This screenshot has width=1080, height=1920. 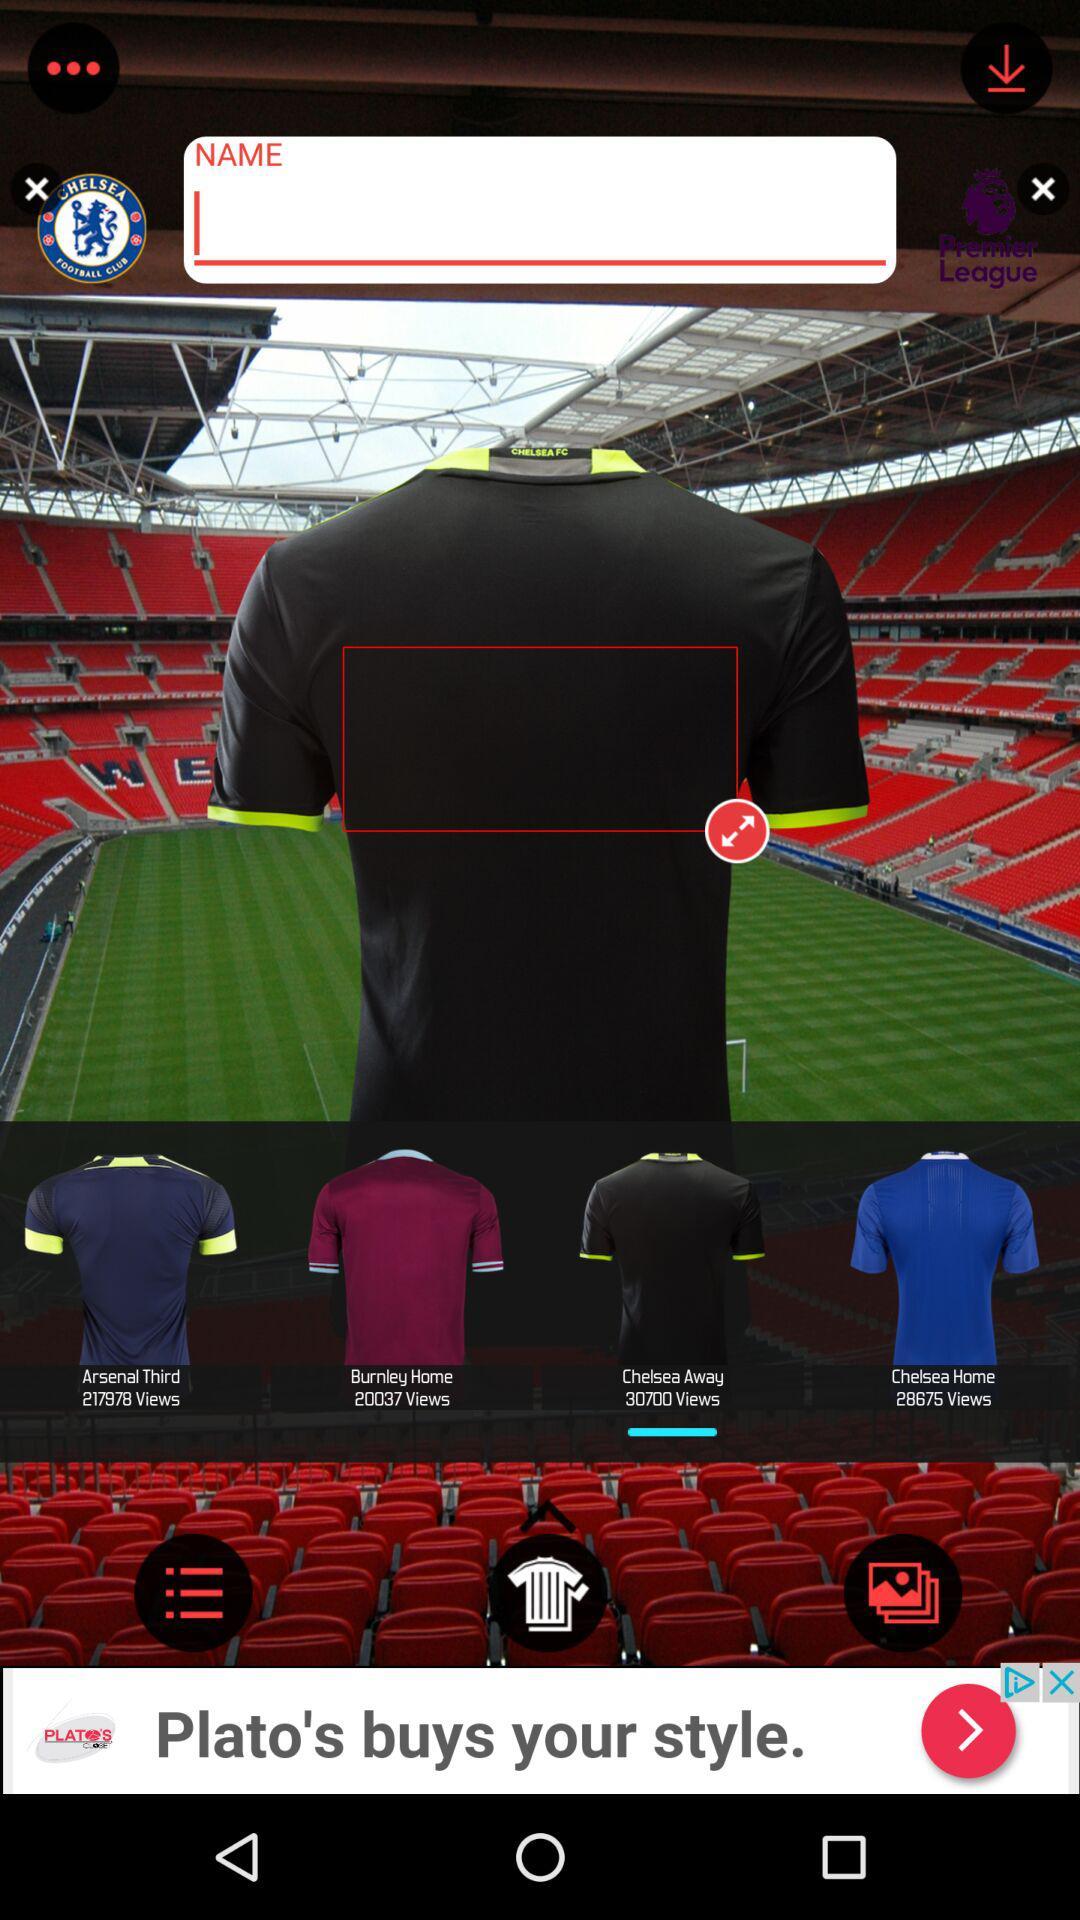 I want to click on blue color jersey option on right side, so click(x=943, y=1277).